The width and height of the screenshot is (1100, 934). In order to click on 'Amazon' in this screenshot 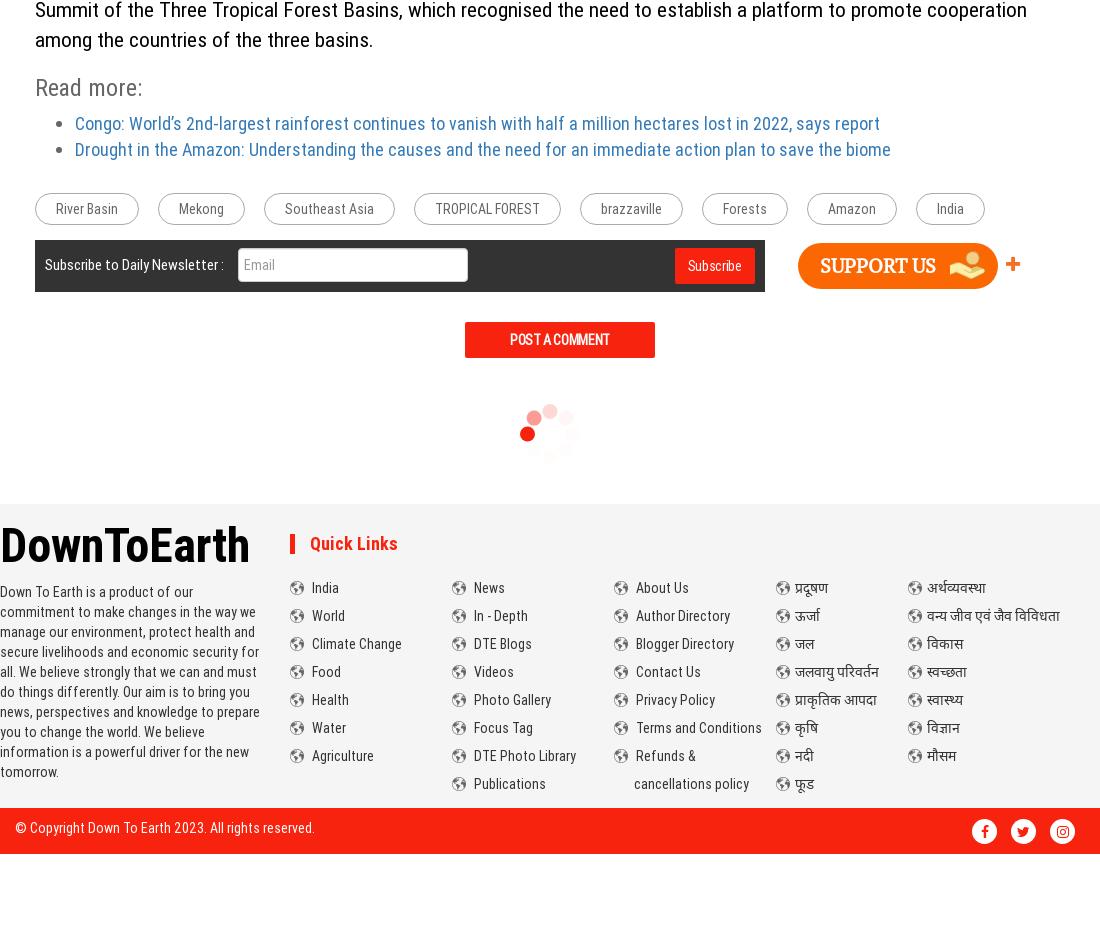, I will do `click(850, 207)`.